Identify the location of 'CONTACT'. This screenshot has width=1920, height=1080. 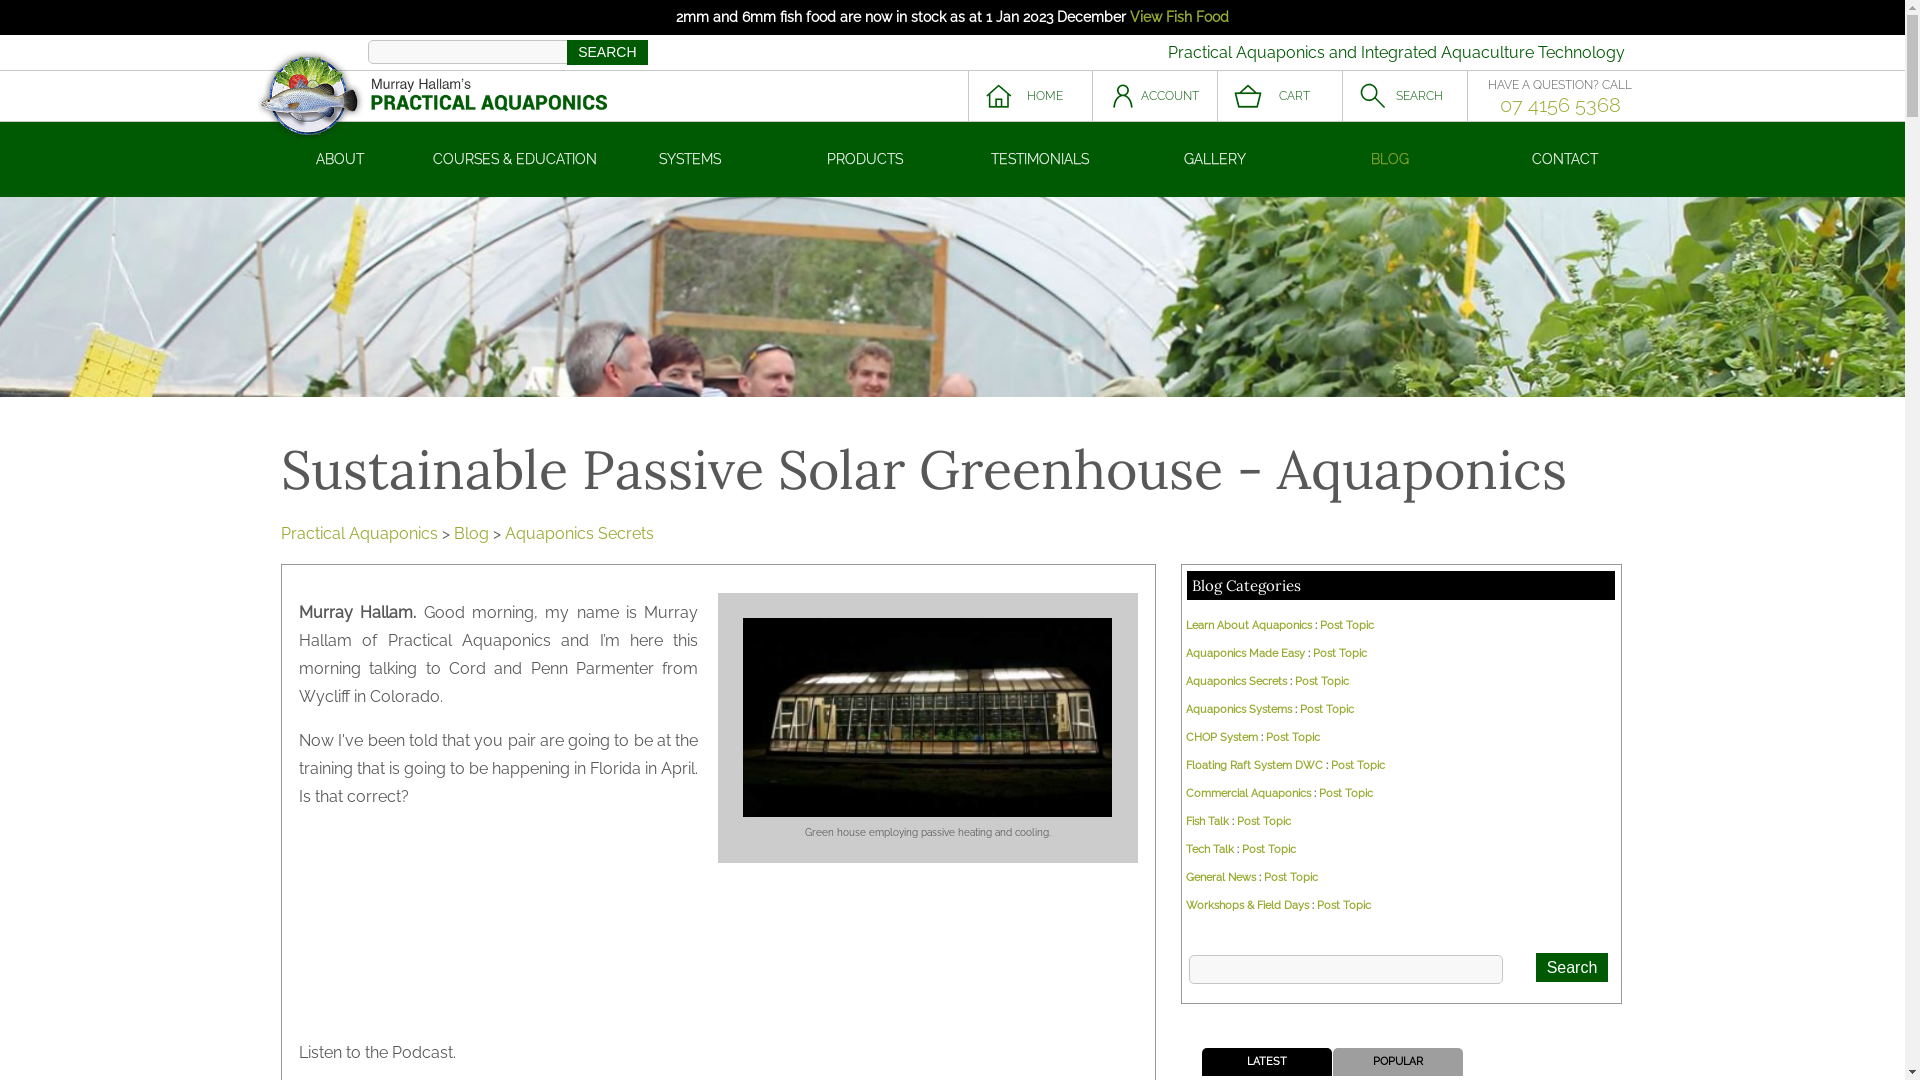
(1564, 158).